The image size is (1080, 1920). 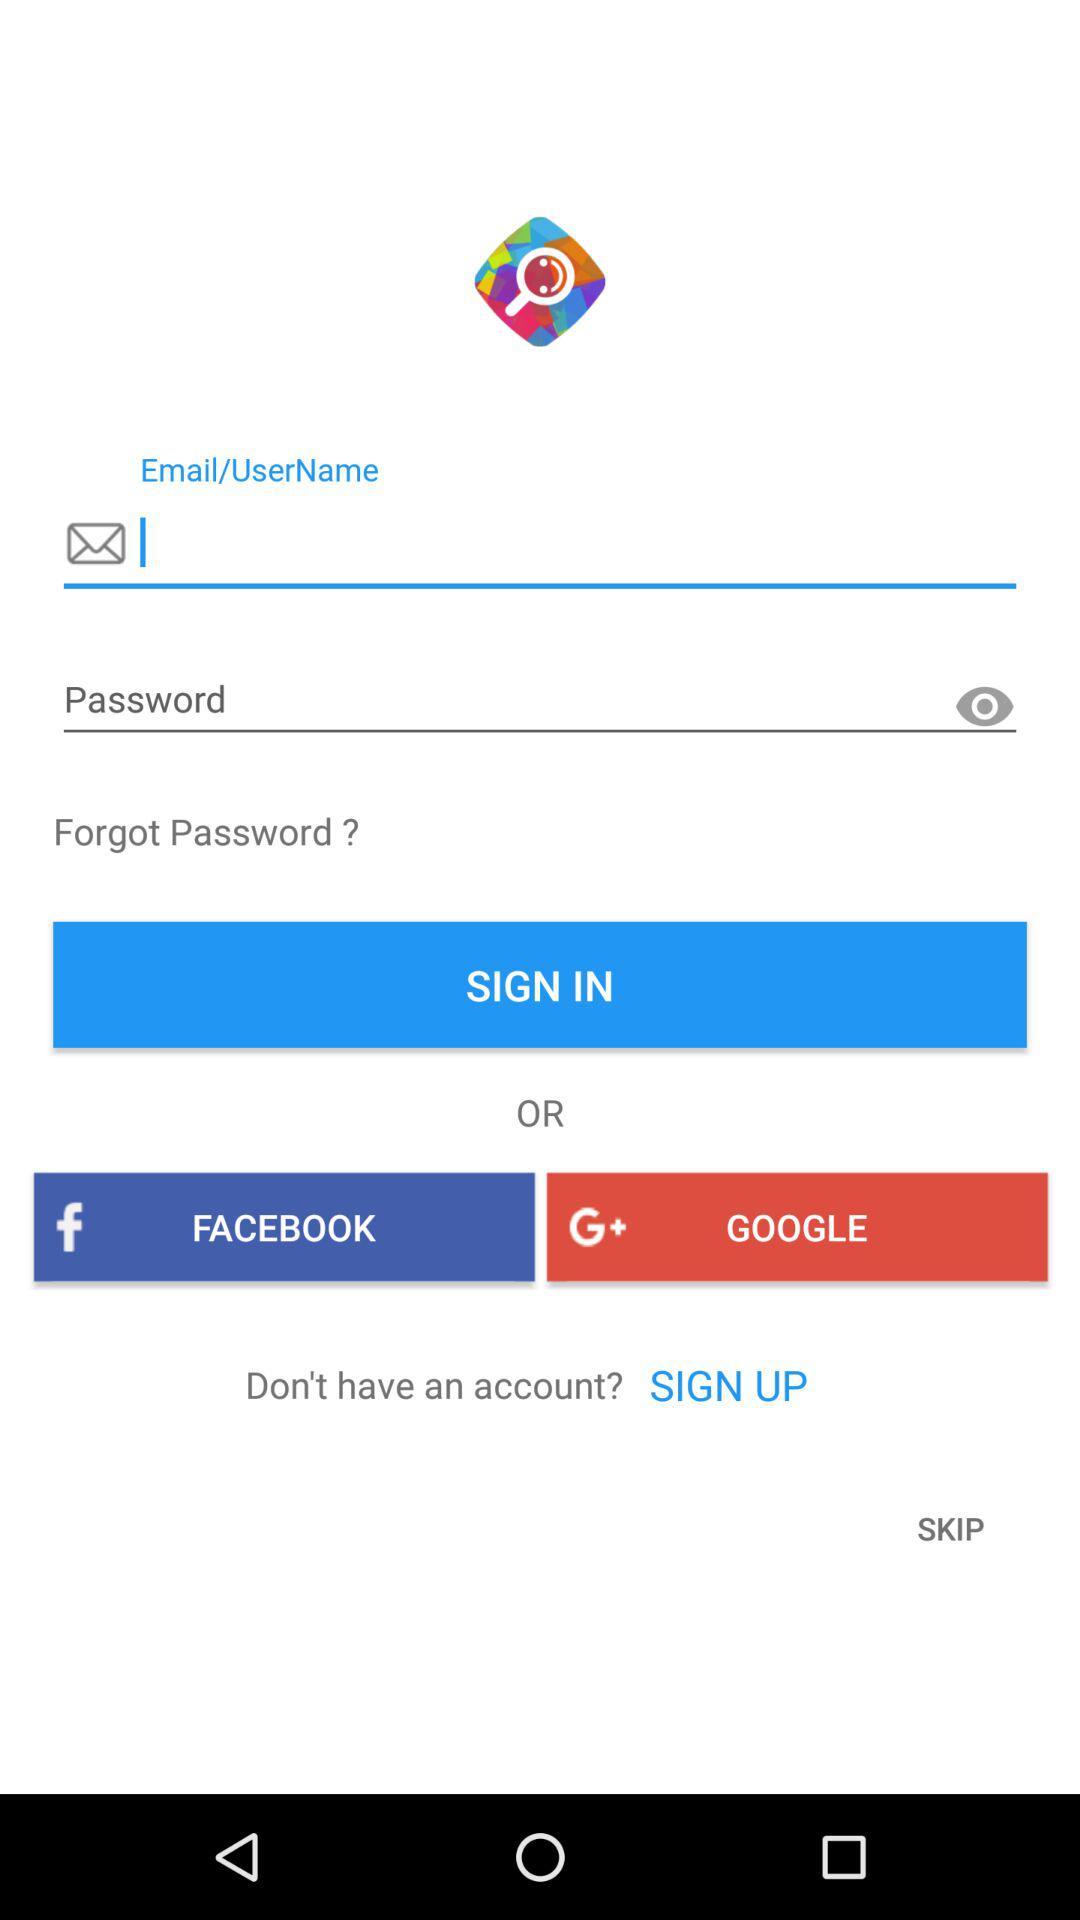 What do you see at coordinates (983, 707) in the screenshot?
I see `make password visible` at bounding box center [983, 707].